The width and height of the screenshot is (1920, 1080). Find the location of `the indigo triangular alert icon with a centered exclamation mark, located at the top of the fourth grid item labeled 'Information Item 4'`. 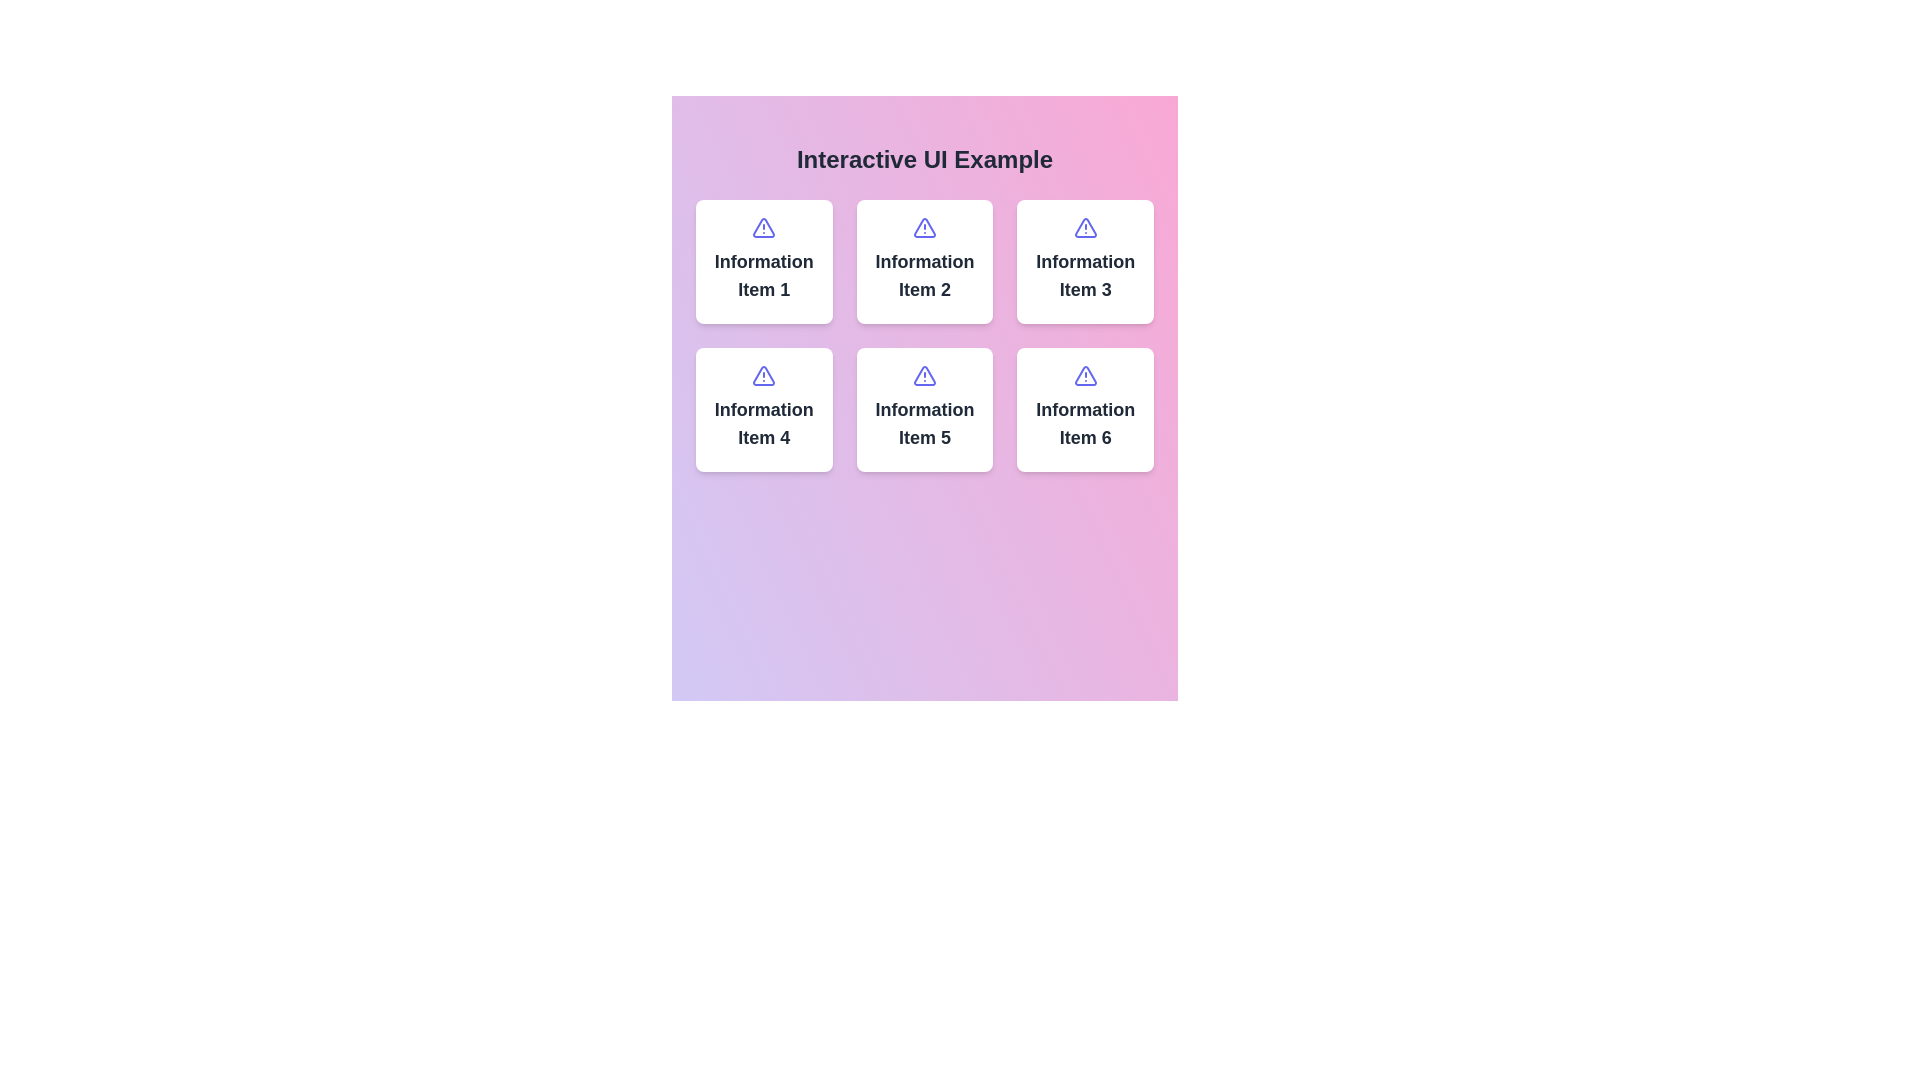

the indigo triangular alert icon with a centered exclamation mark, located at the top of the fourth grid item labeled 'Information Item 4' is located at coordinates (763, 375).